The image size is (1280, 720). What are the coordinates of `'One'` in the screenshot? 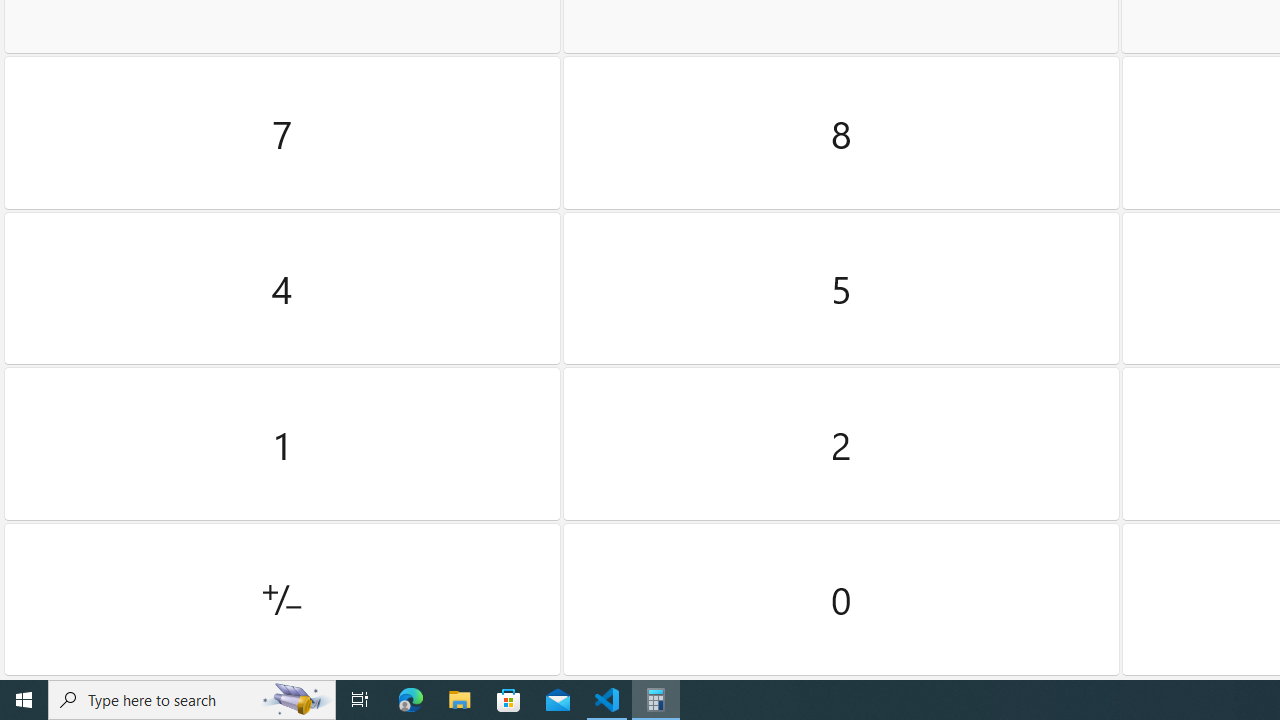 It's located at (281, 443).